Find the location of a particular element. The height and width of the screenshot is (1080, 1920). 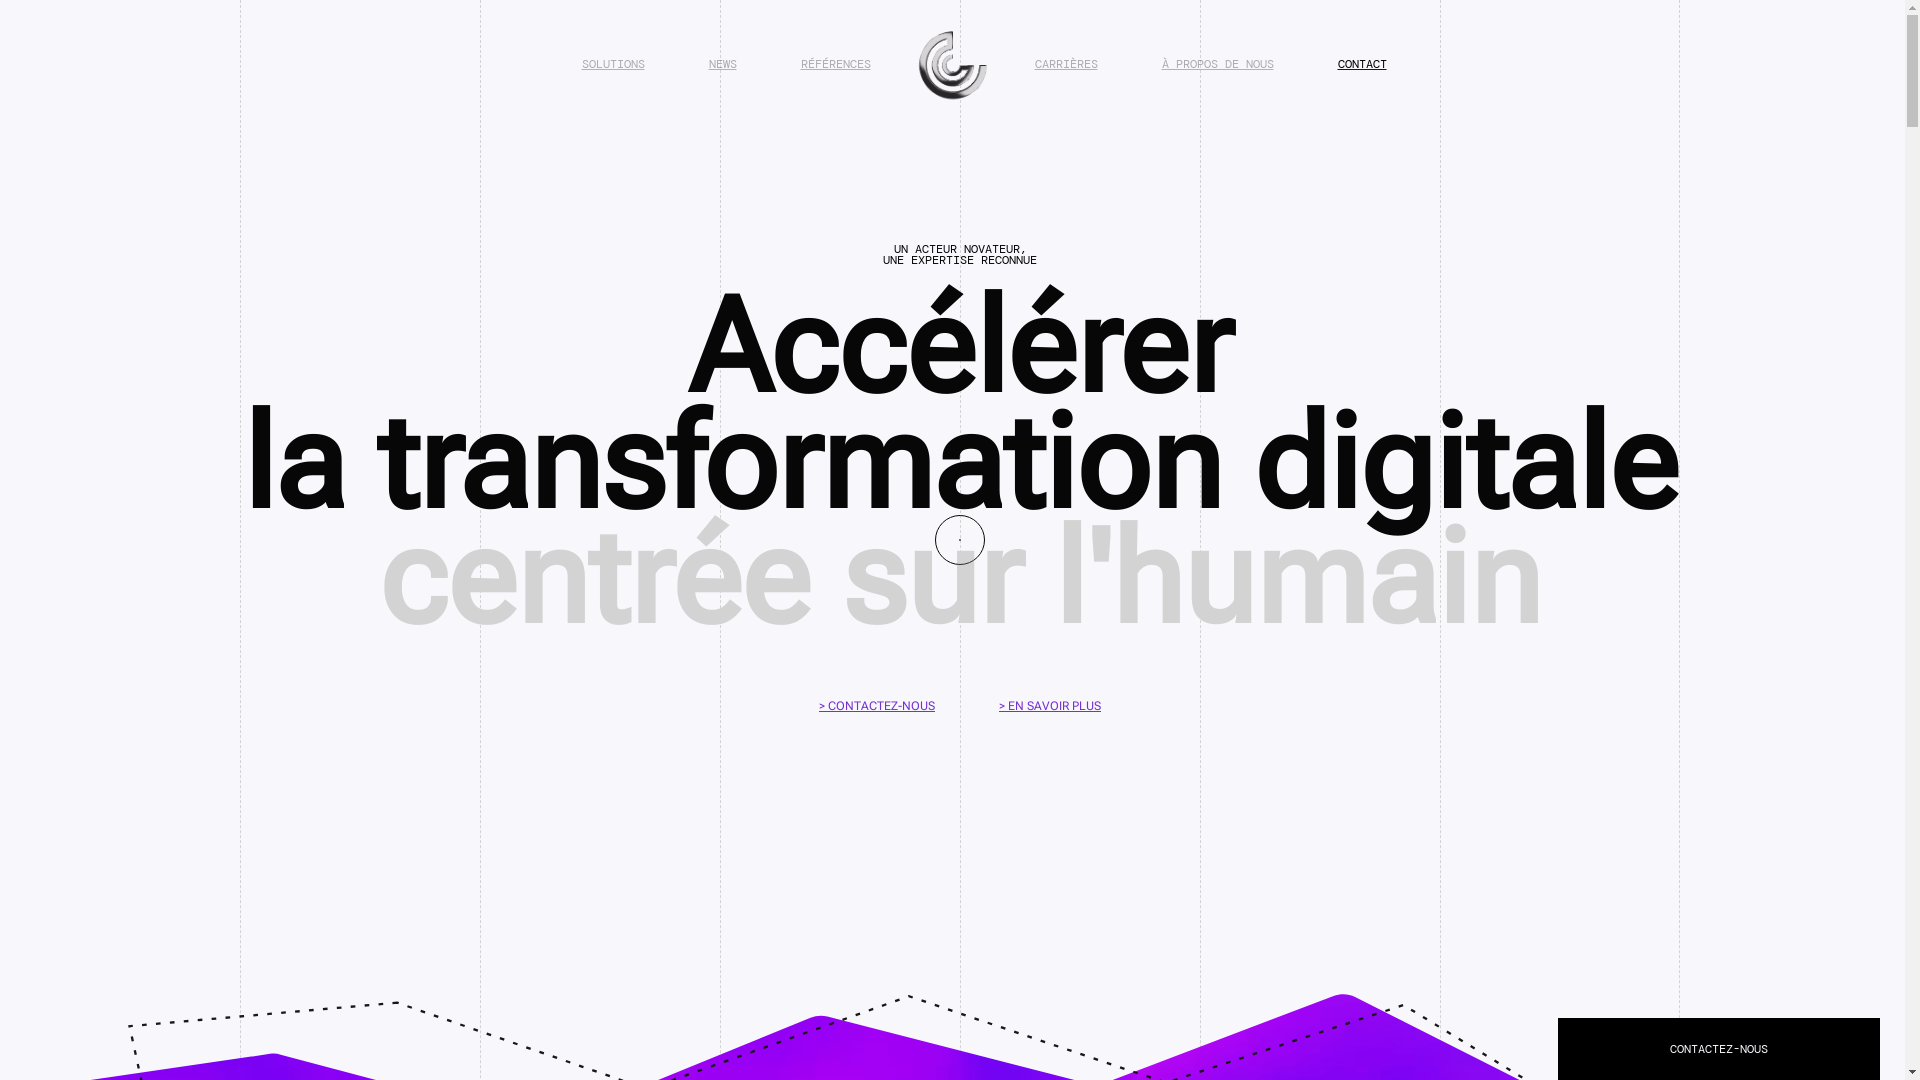

'> CONTACTEZ-NOUS' is located at coordinates (877, 705).